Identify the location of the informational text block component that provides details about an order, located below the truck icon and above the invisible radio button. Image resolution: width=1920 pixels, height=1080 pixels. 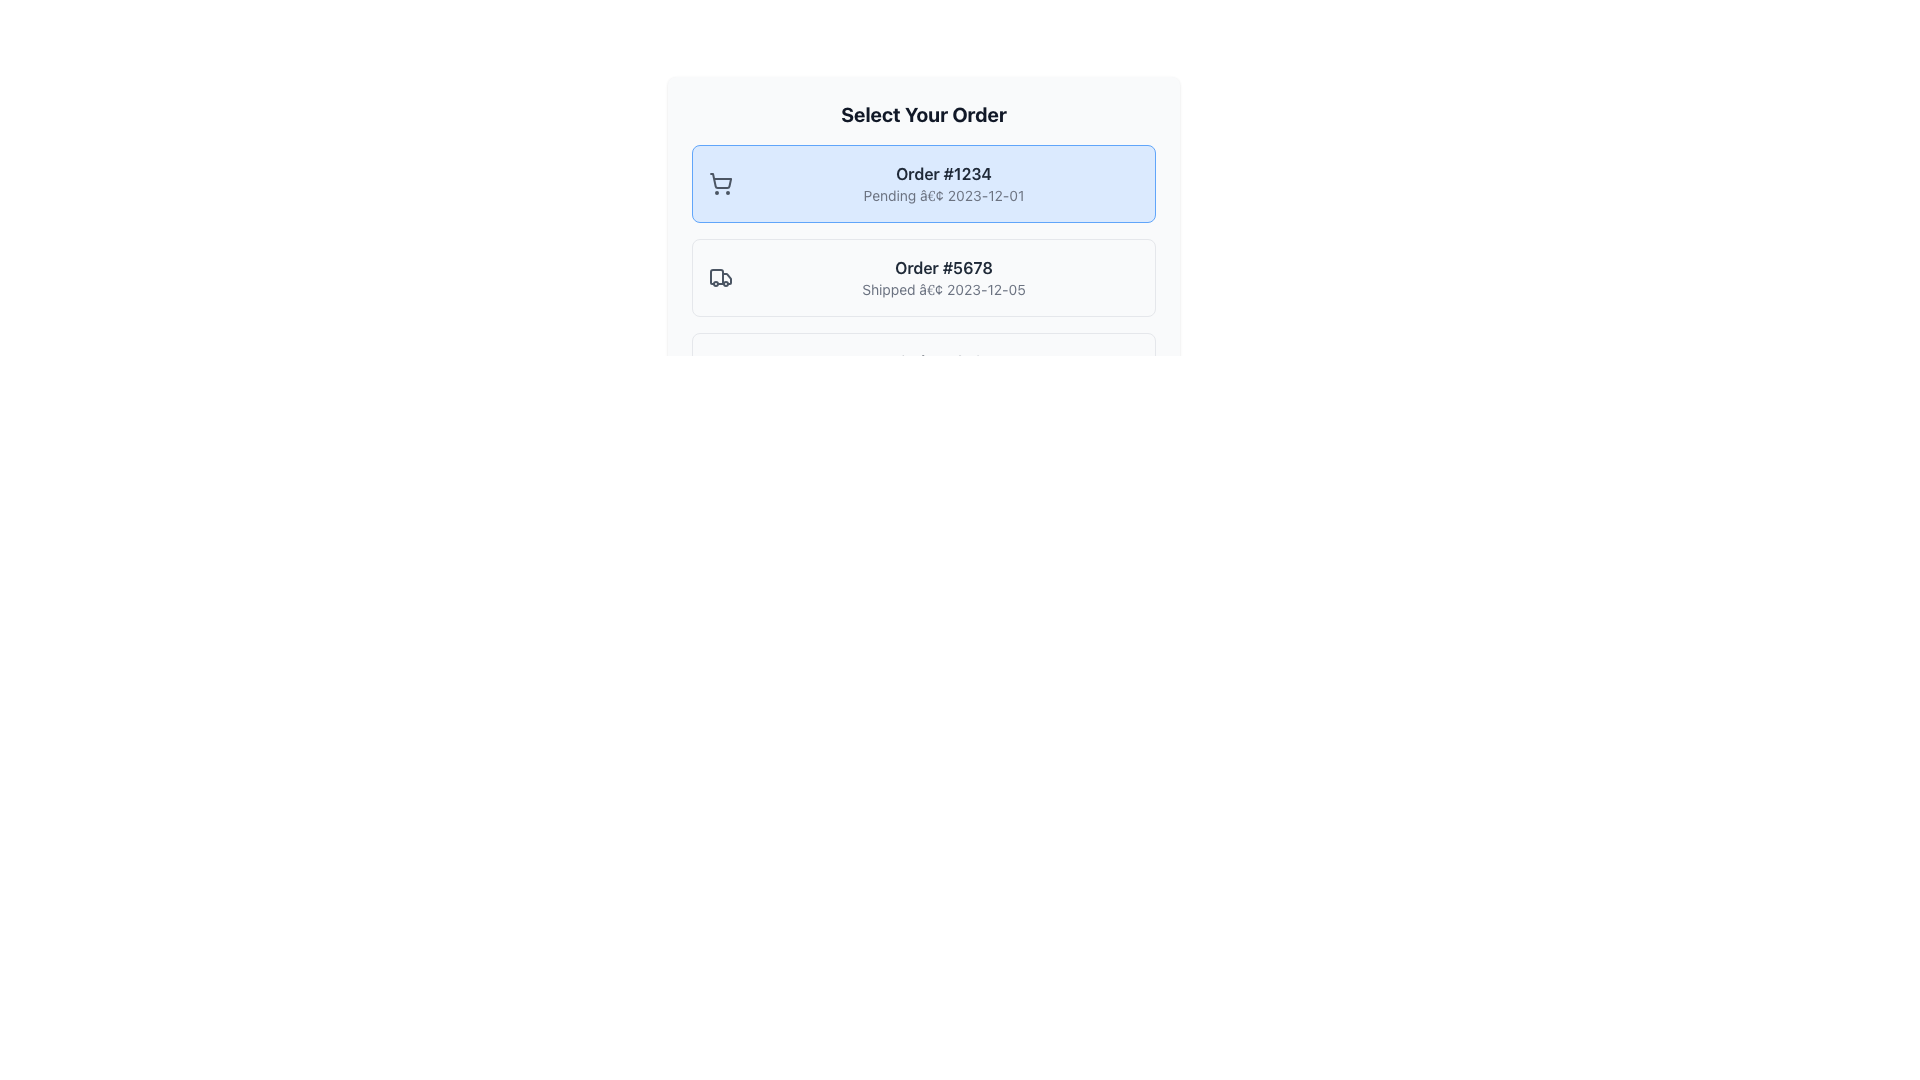
(943, 277).